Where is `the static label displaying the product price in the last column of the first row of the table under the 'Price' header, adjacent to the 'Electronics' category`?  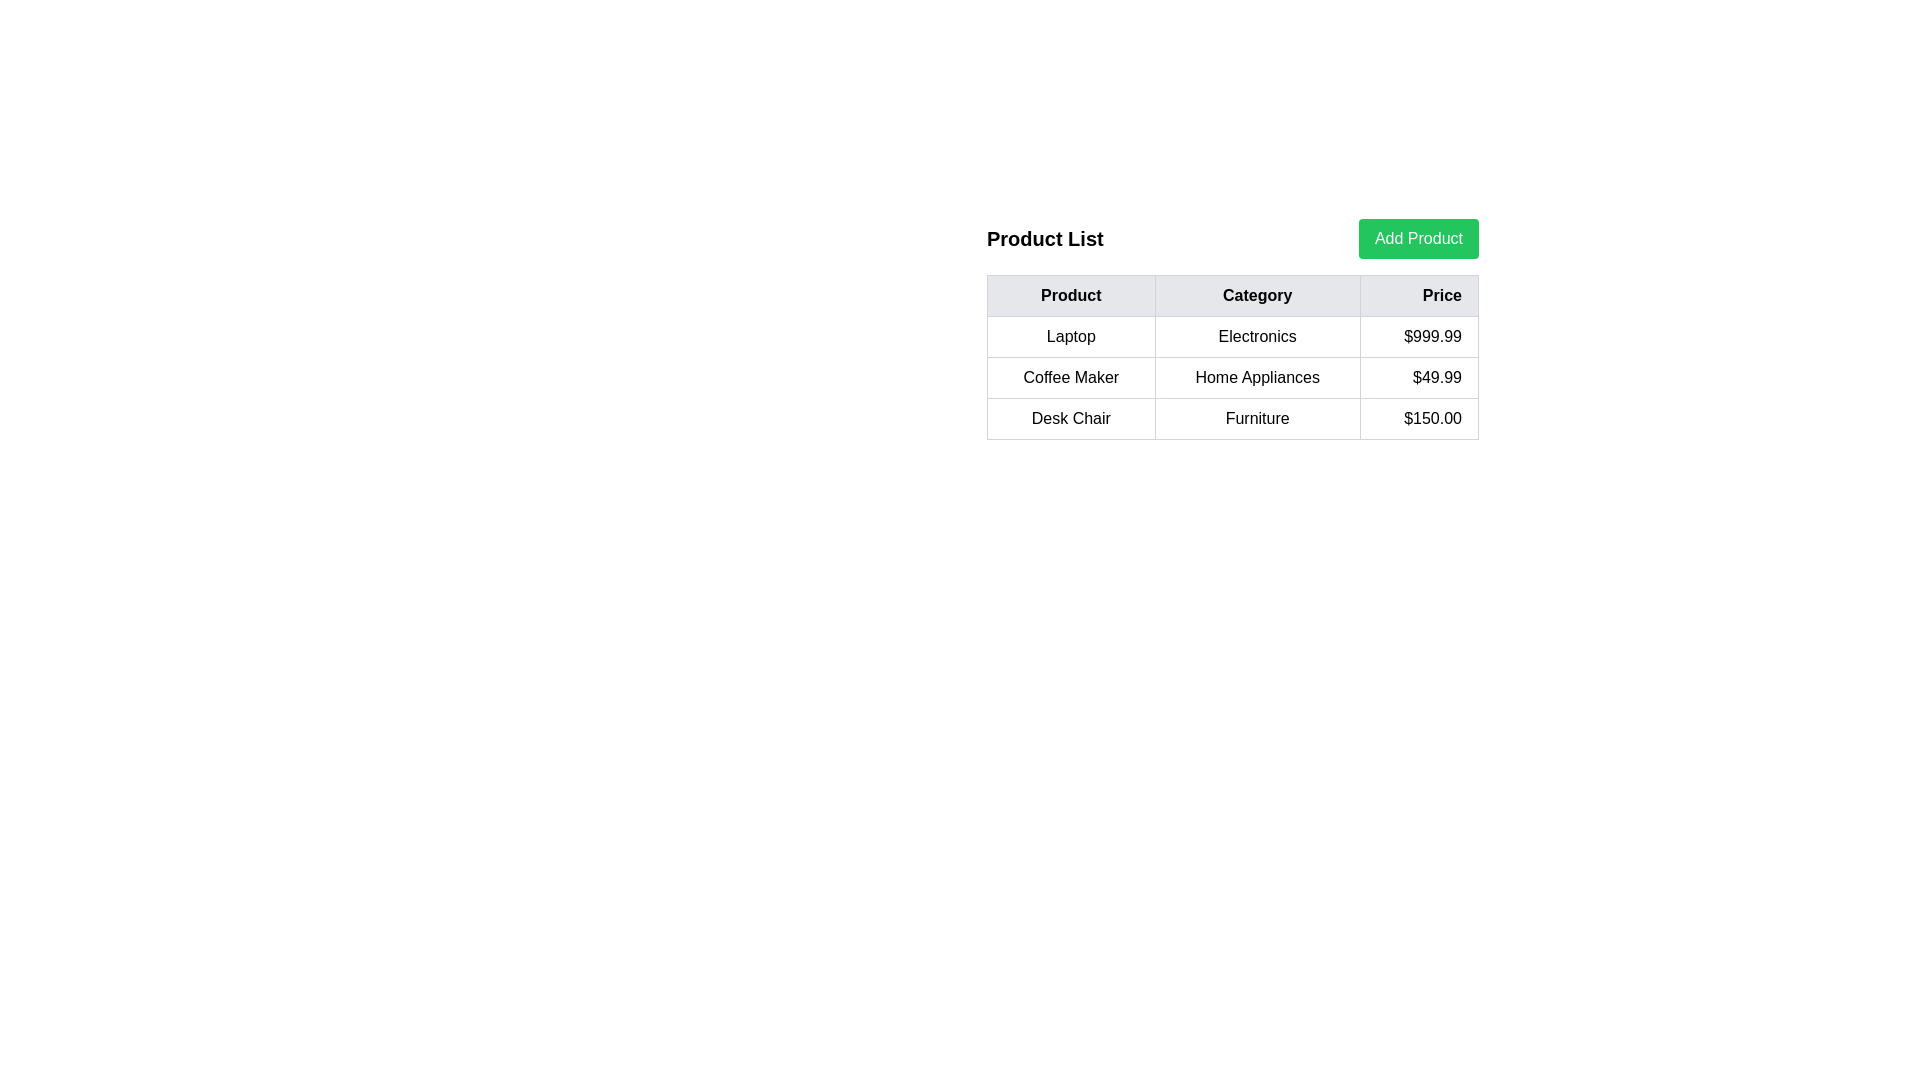
the static label displaying the product price in the last column of the first row of the table under the 'Price' header, adjacent to the 'Electronics' category is located at coordinates (1418, 335).